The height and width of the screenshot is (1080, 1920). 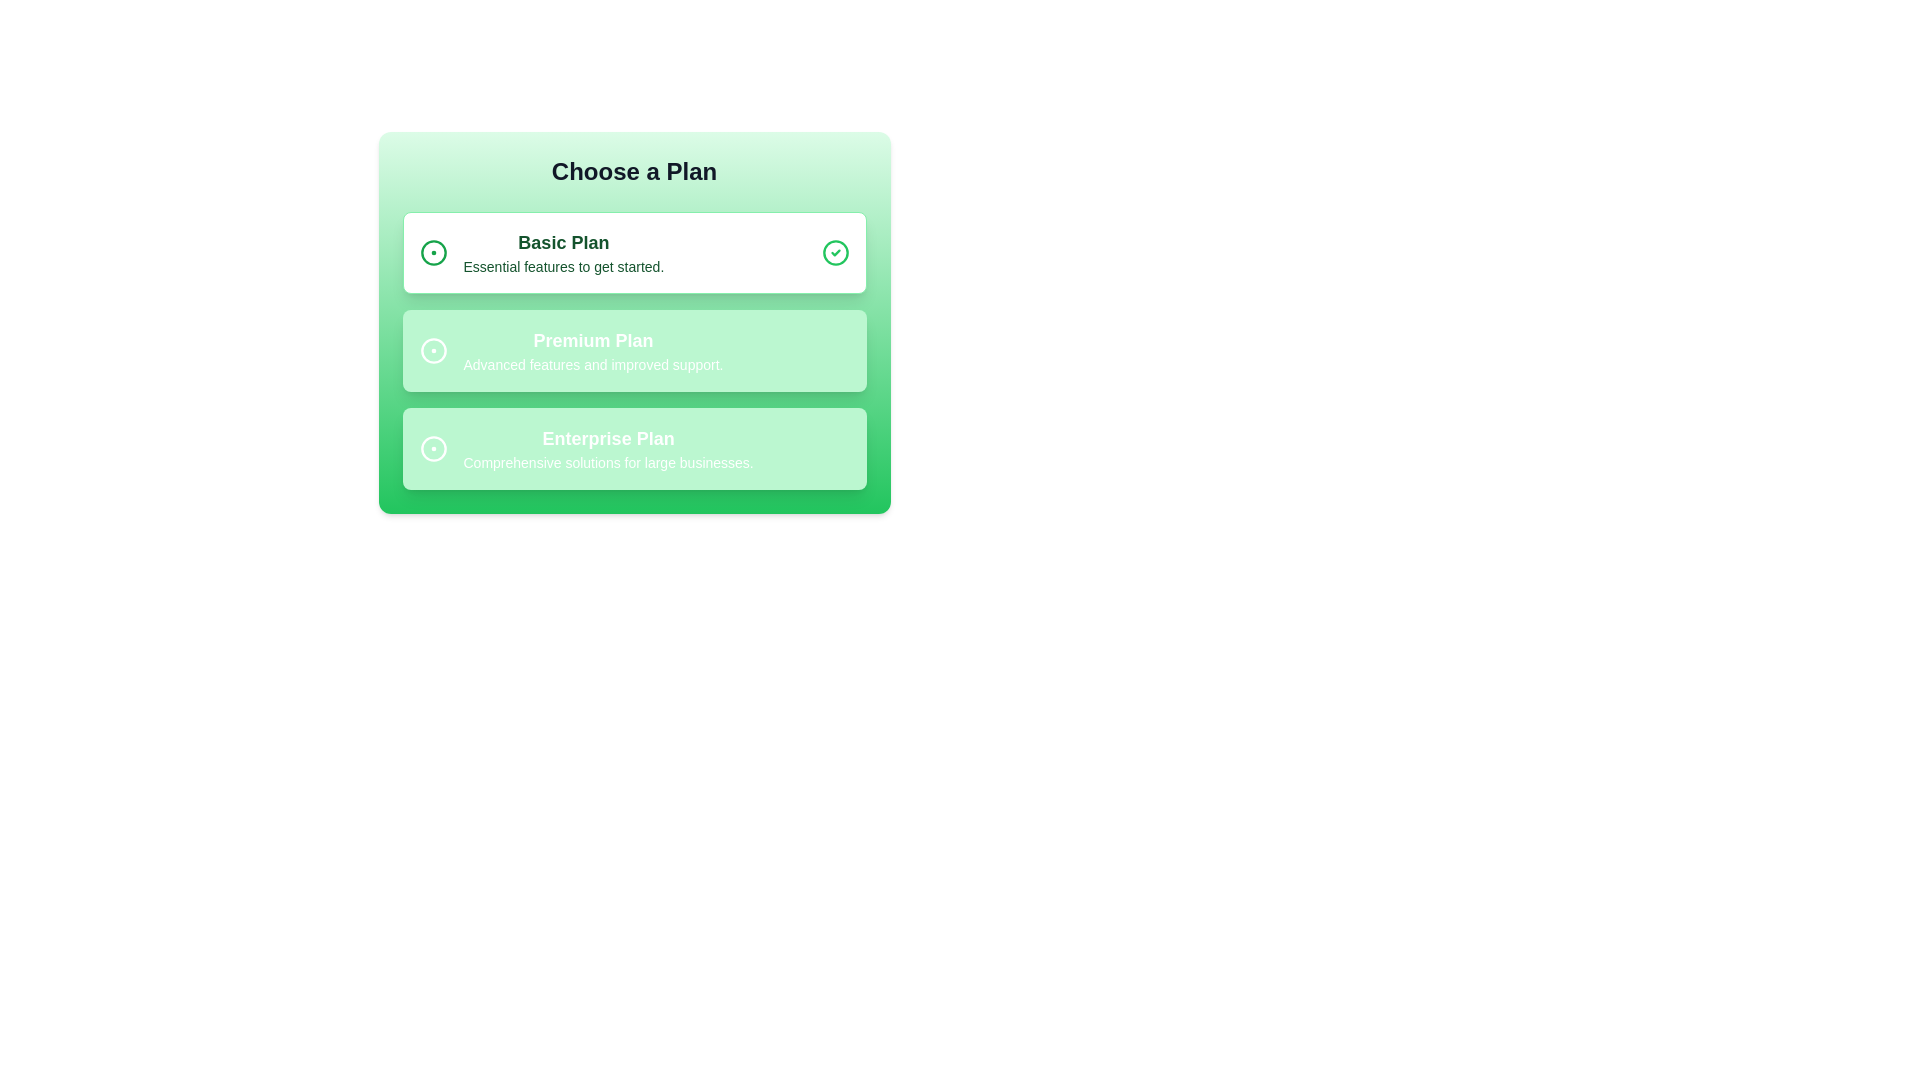 What do you see at coordinates (562, 242) in the screenshot?
I see `the static text label reading 'Basic Plan' which is displayed in bold font and is the primary title of the card, located above the descriptive text 'Essential features to get started.'` at bounding box center [562, 242].